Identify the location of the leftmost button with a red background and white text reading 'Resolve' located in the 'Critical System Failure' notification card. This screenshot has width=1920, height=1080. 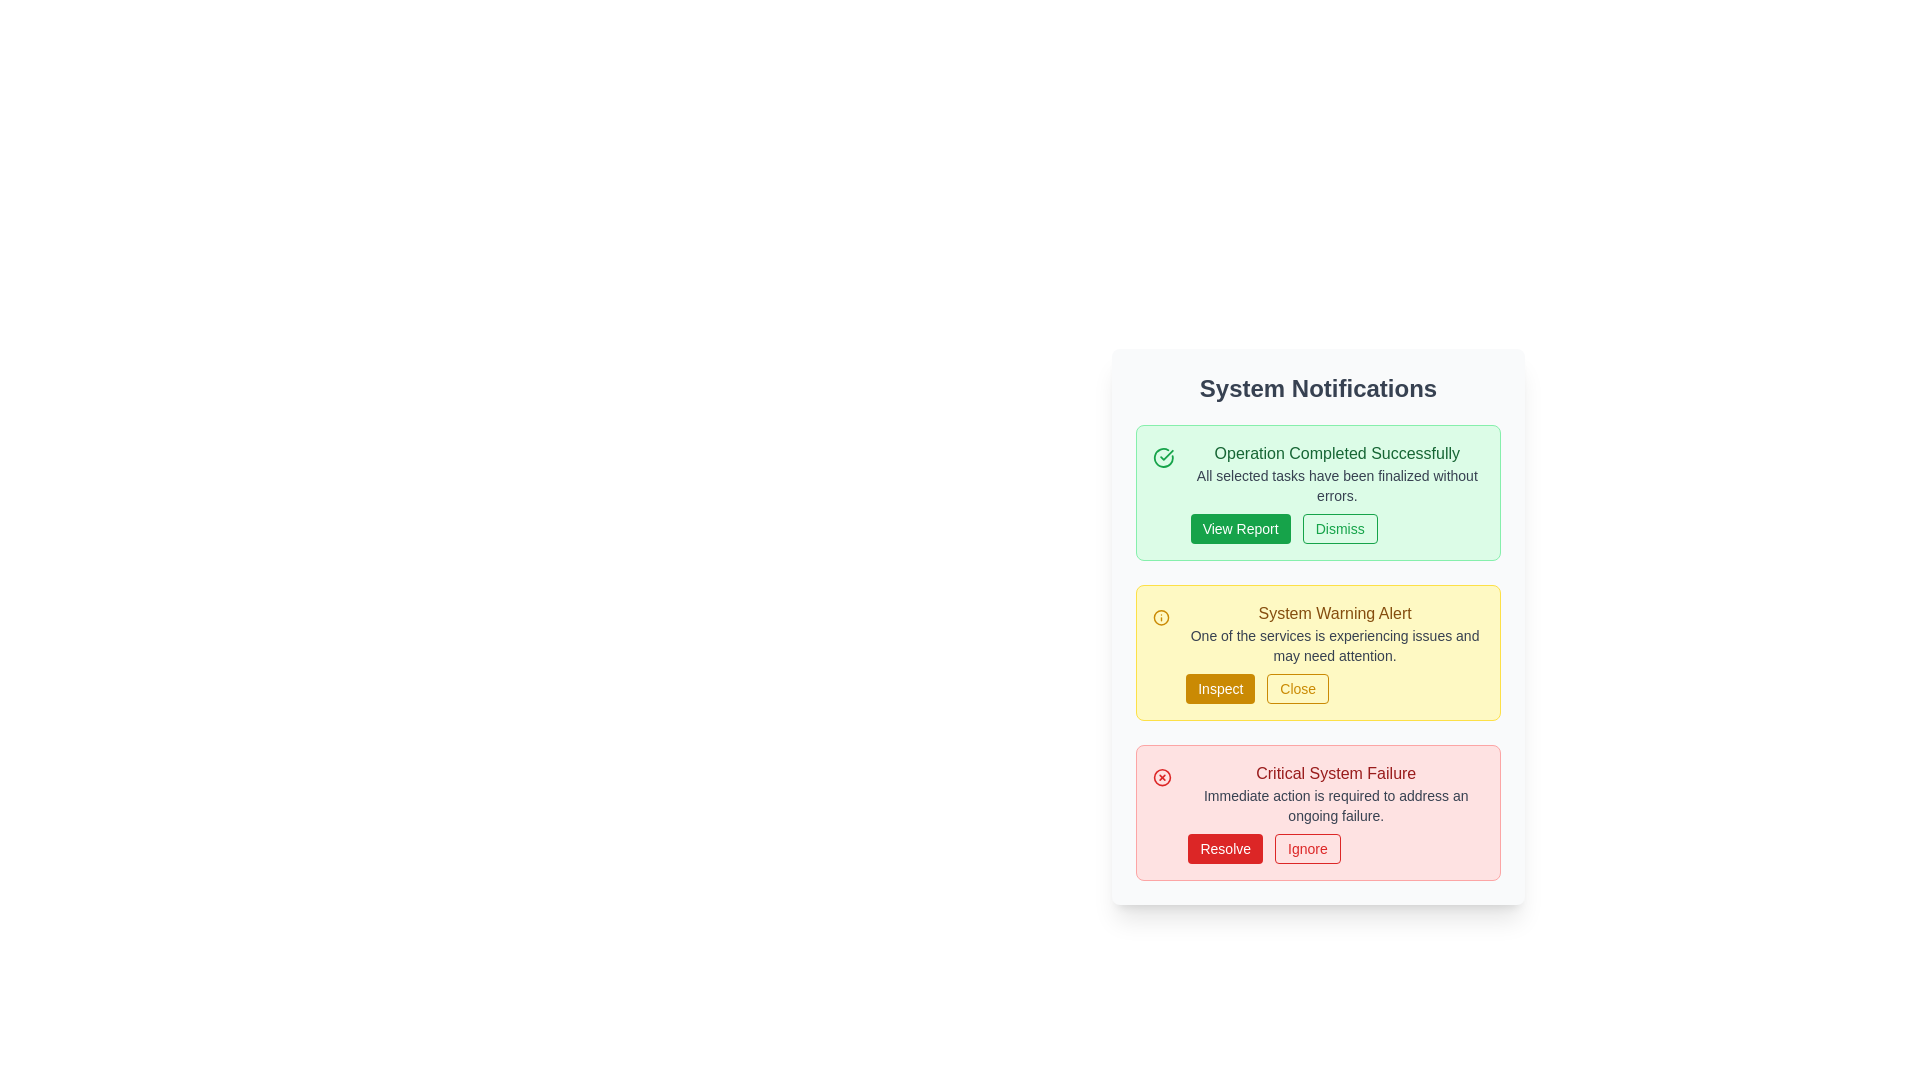
(1224, 848).